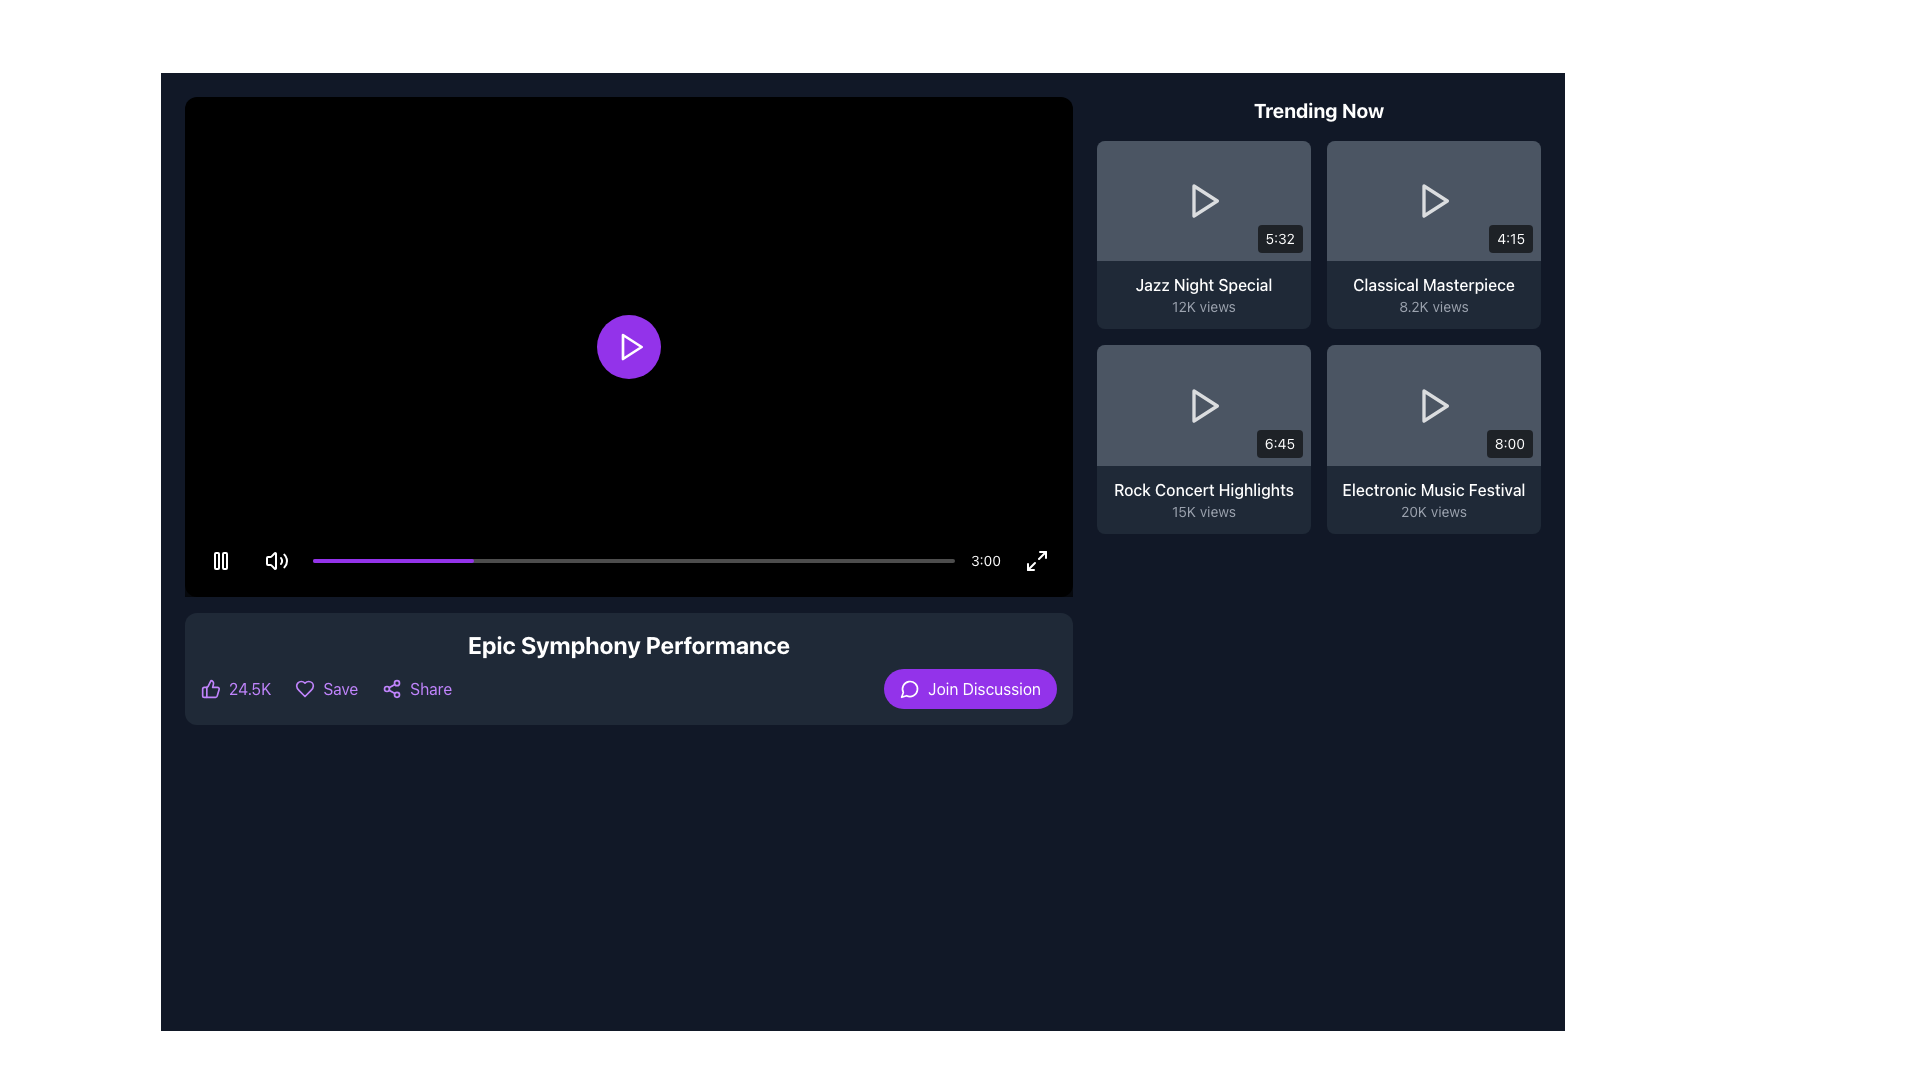 The height and width of the screenshot is (1080, 1920). What do you see at coordinates (211, 687) in the screenshot?
I see `the purple thumbs-up icon located at the left-most side of the horizontal row at the bottom of the video panel, which is next to the numeric text '24.5K'` at bounding box center [211, 687].